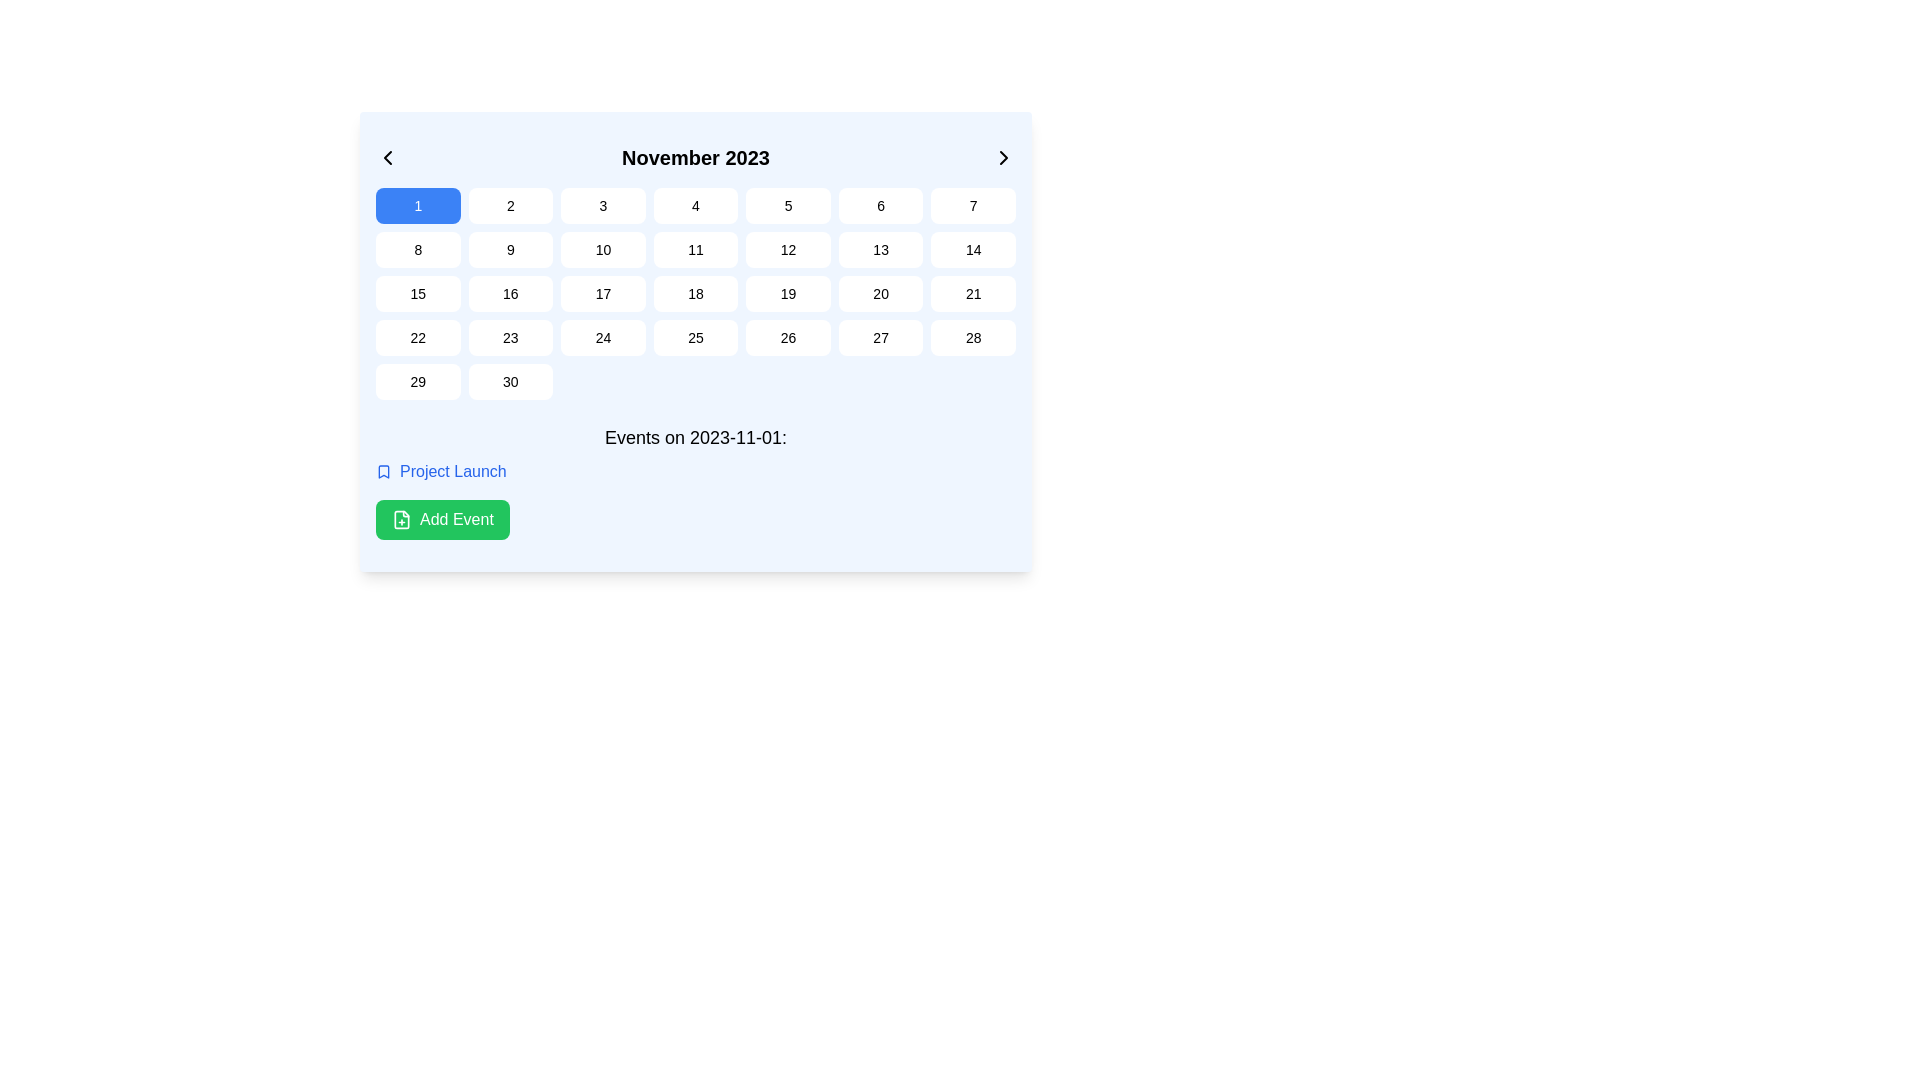  I want to click on the file icon with a plus sign, which is part of the green 'Add Event' button, so click(401, 519).